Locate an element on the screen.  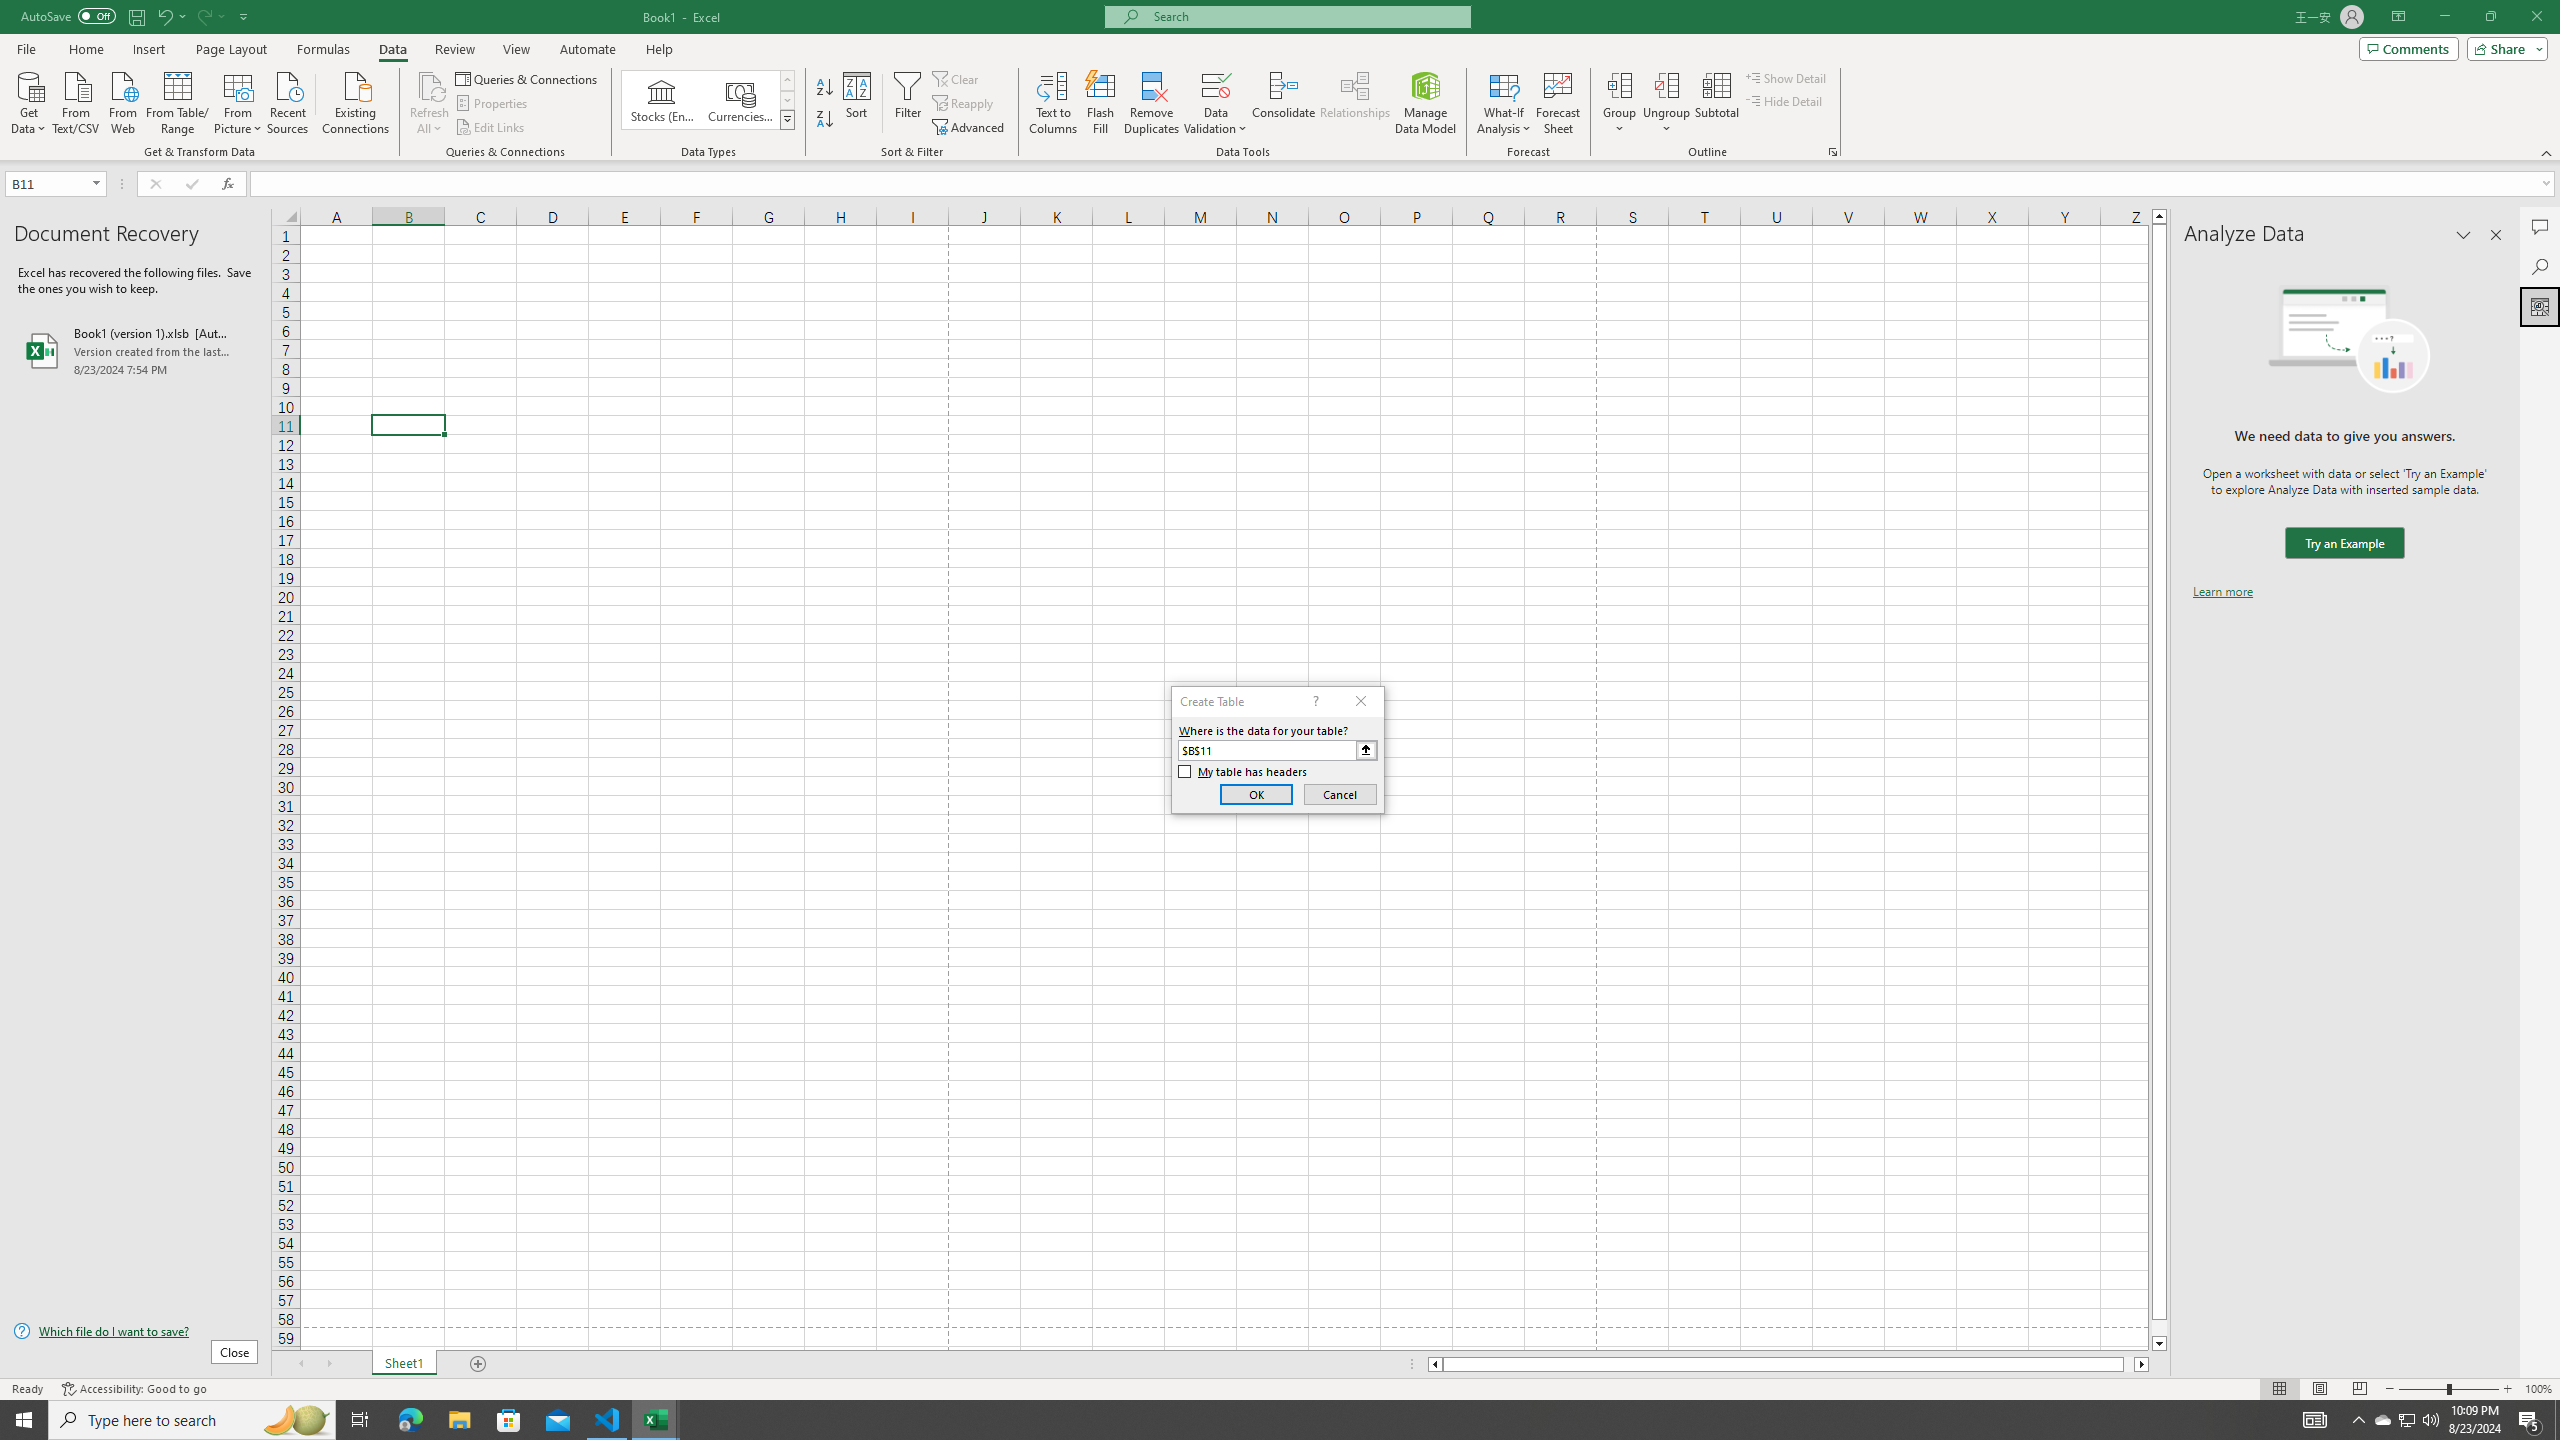
'Manage Data Model' is located at coordinates (1424, 103).